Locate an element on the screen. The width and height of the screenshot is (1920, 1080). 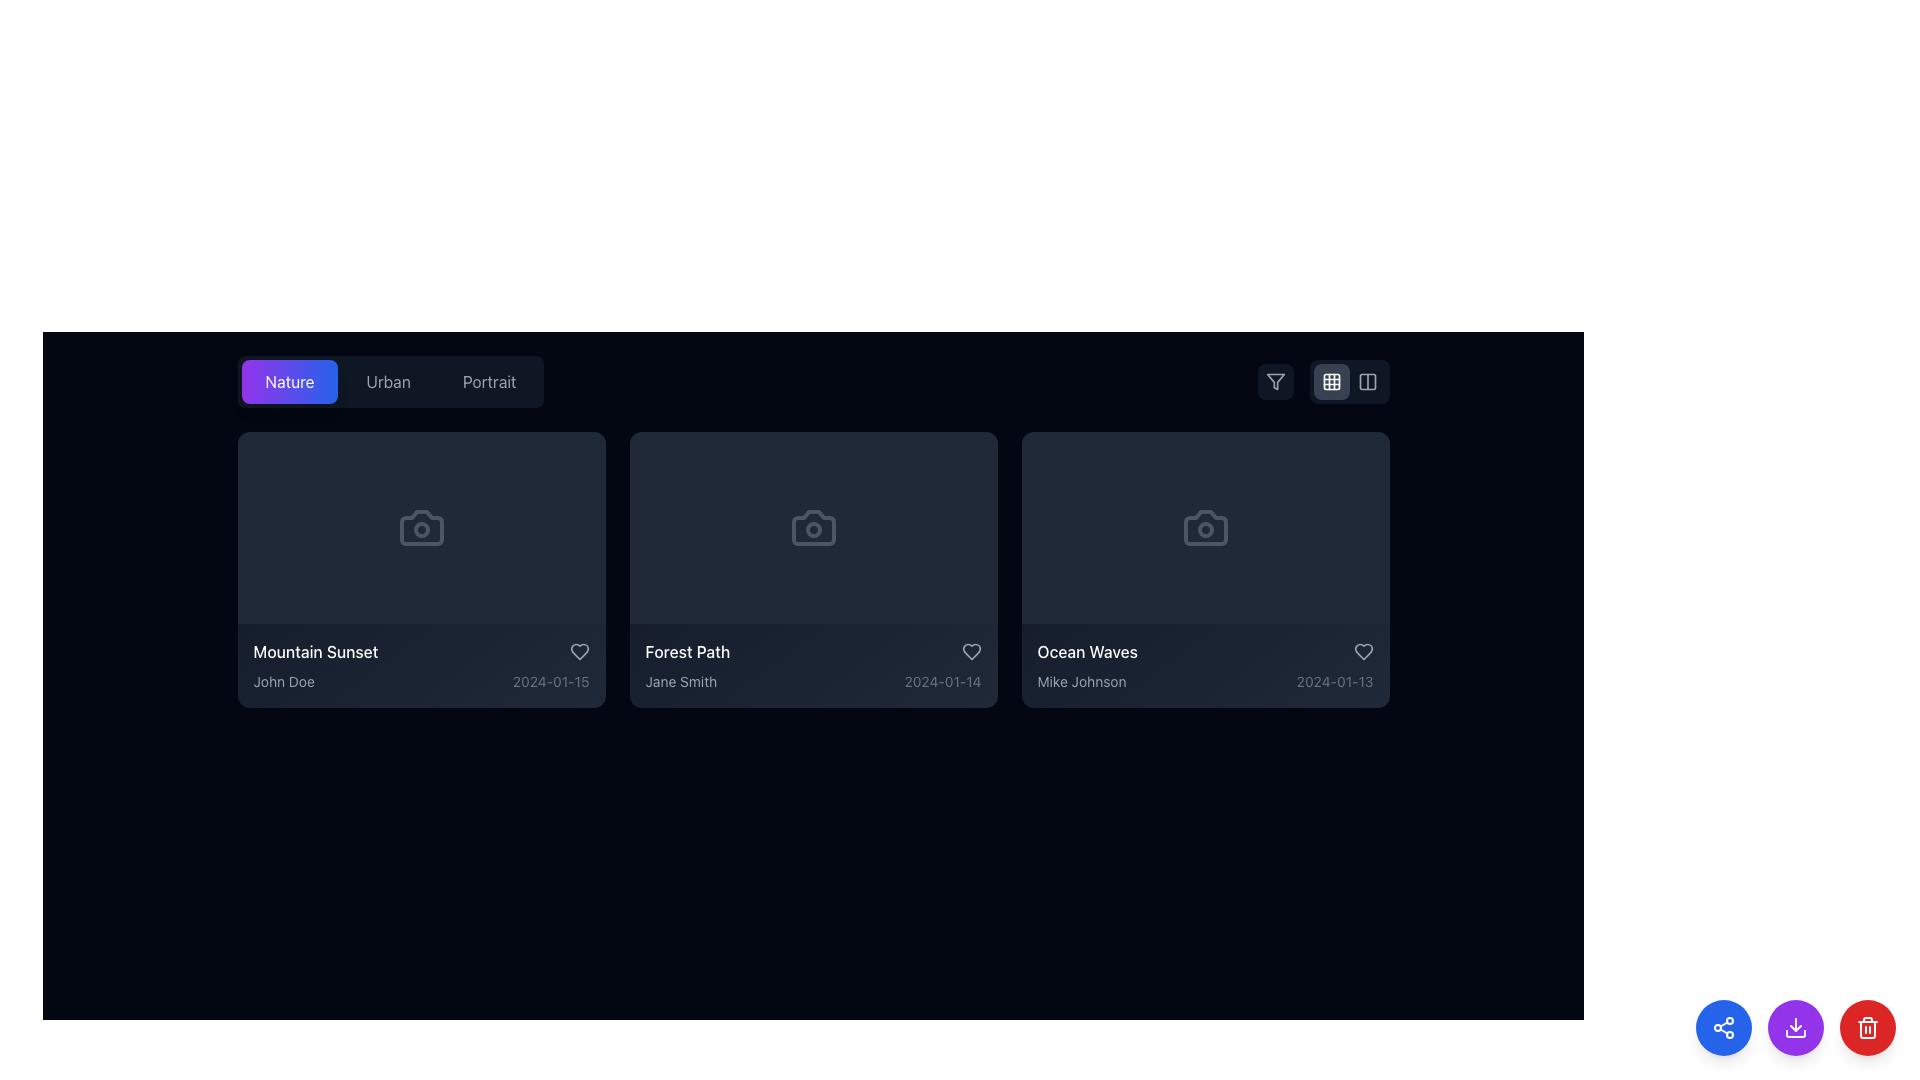
the funnel icon representing the filter function, located at the far right of the horizontal control bar, adjacent to two other icons is located at coordinates (1274, 381).